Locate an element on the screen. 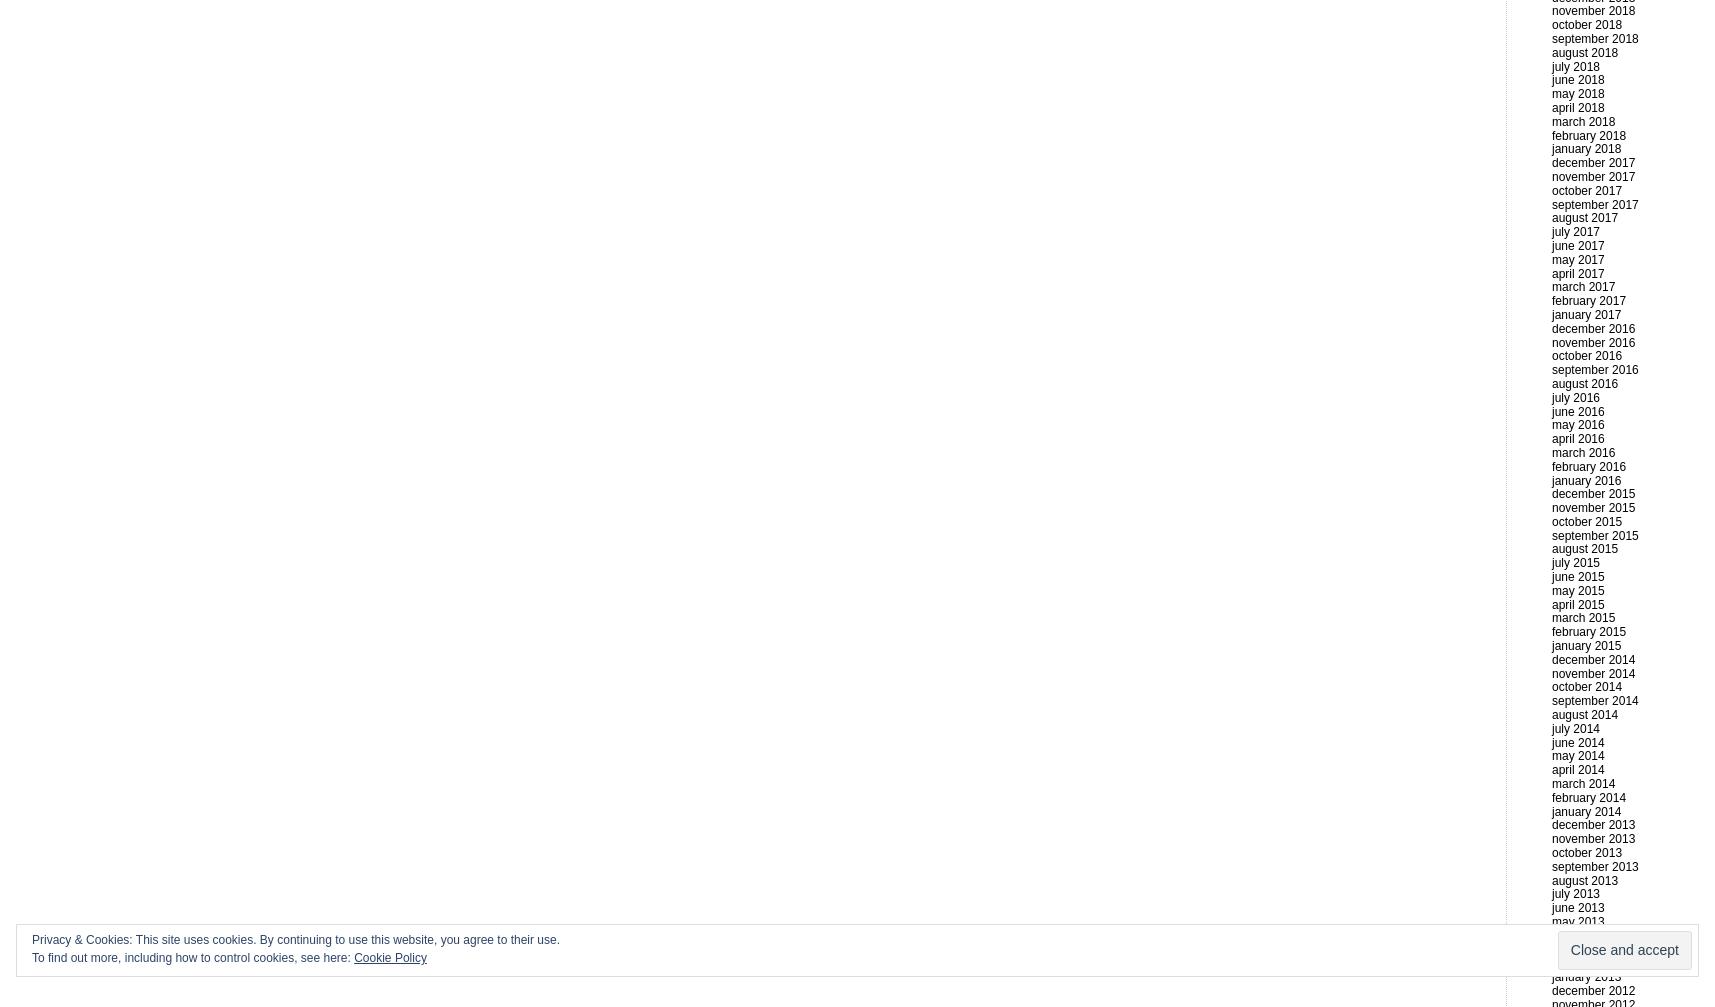 This screenshot has width=1715, height=1007. 'January 2014' is located at coordinates (1585, 810).